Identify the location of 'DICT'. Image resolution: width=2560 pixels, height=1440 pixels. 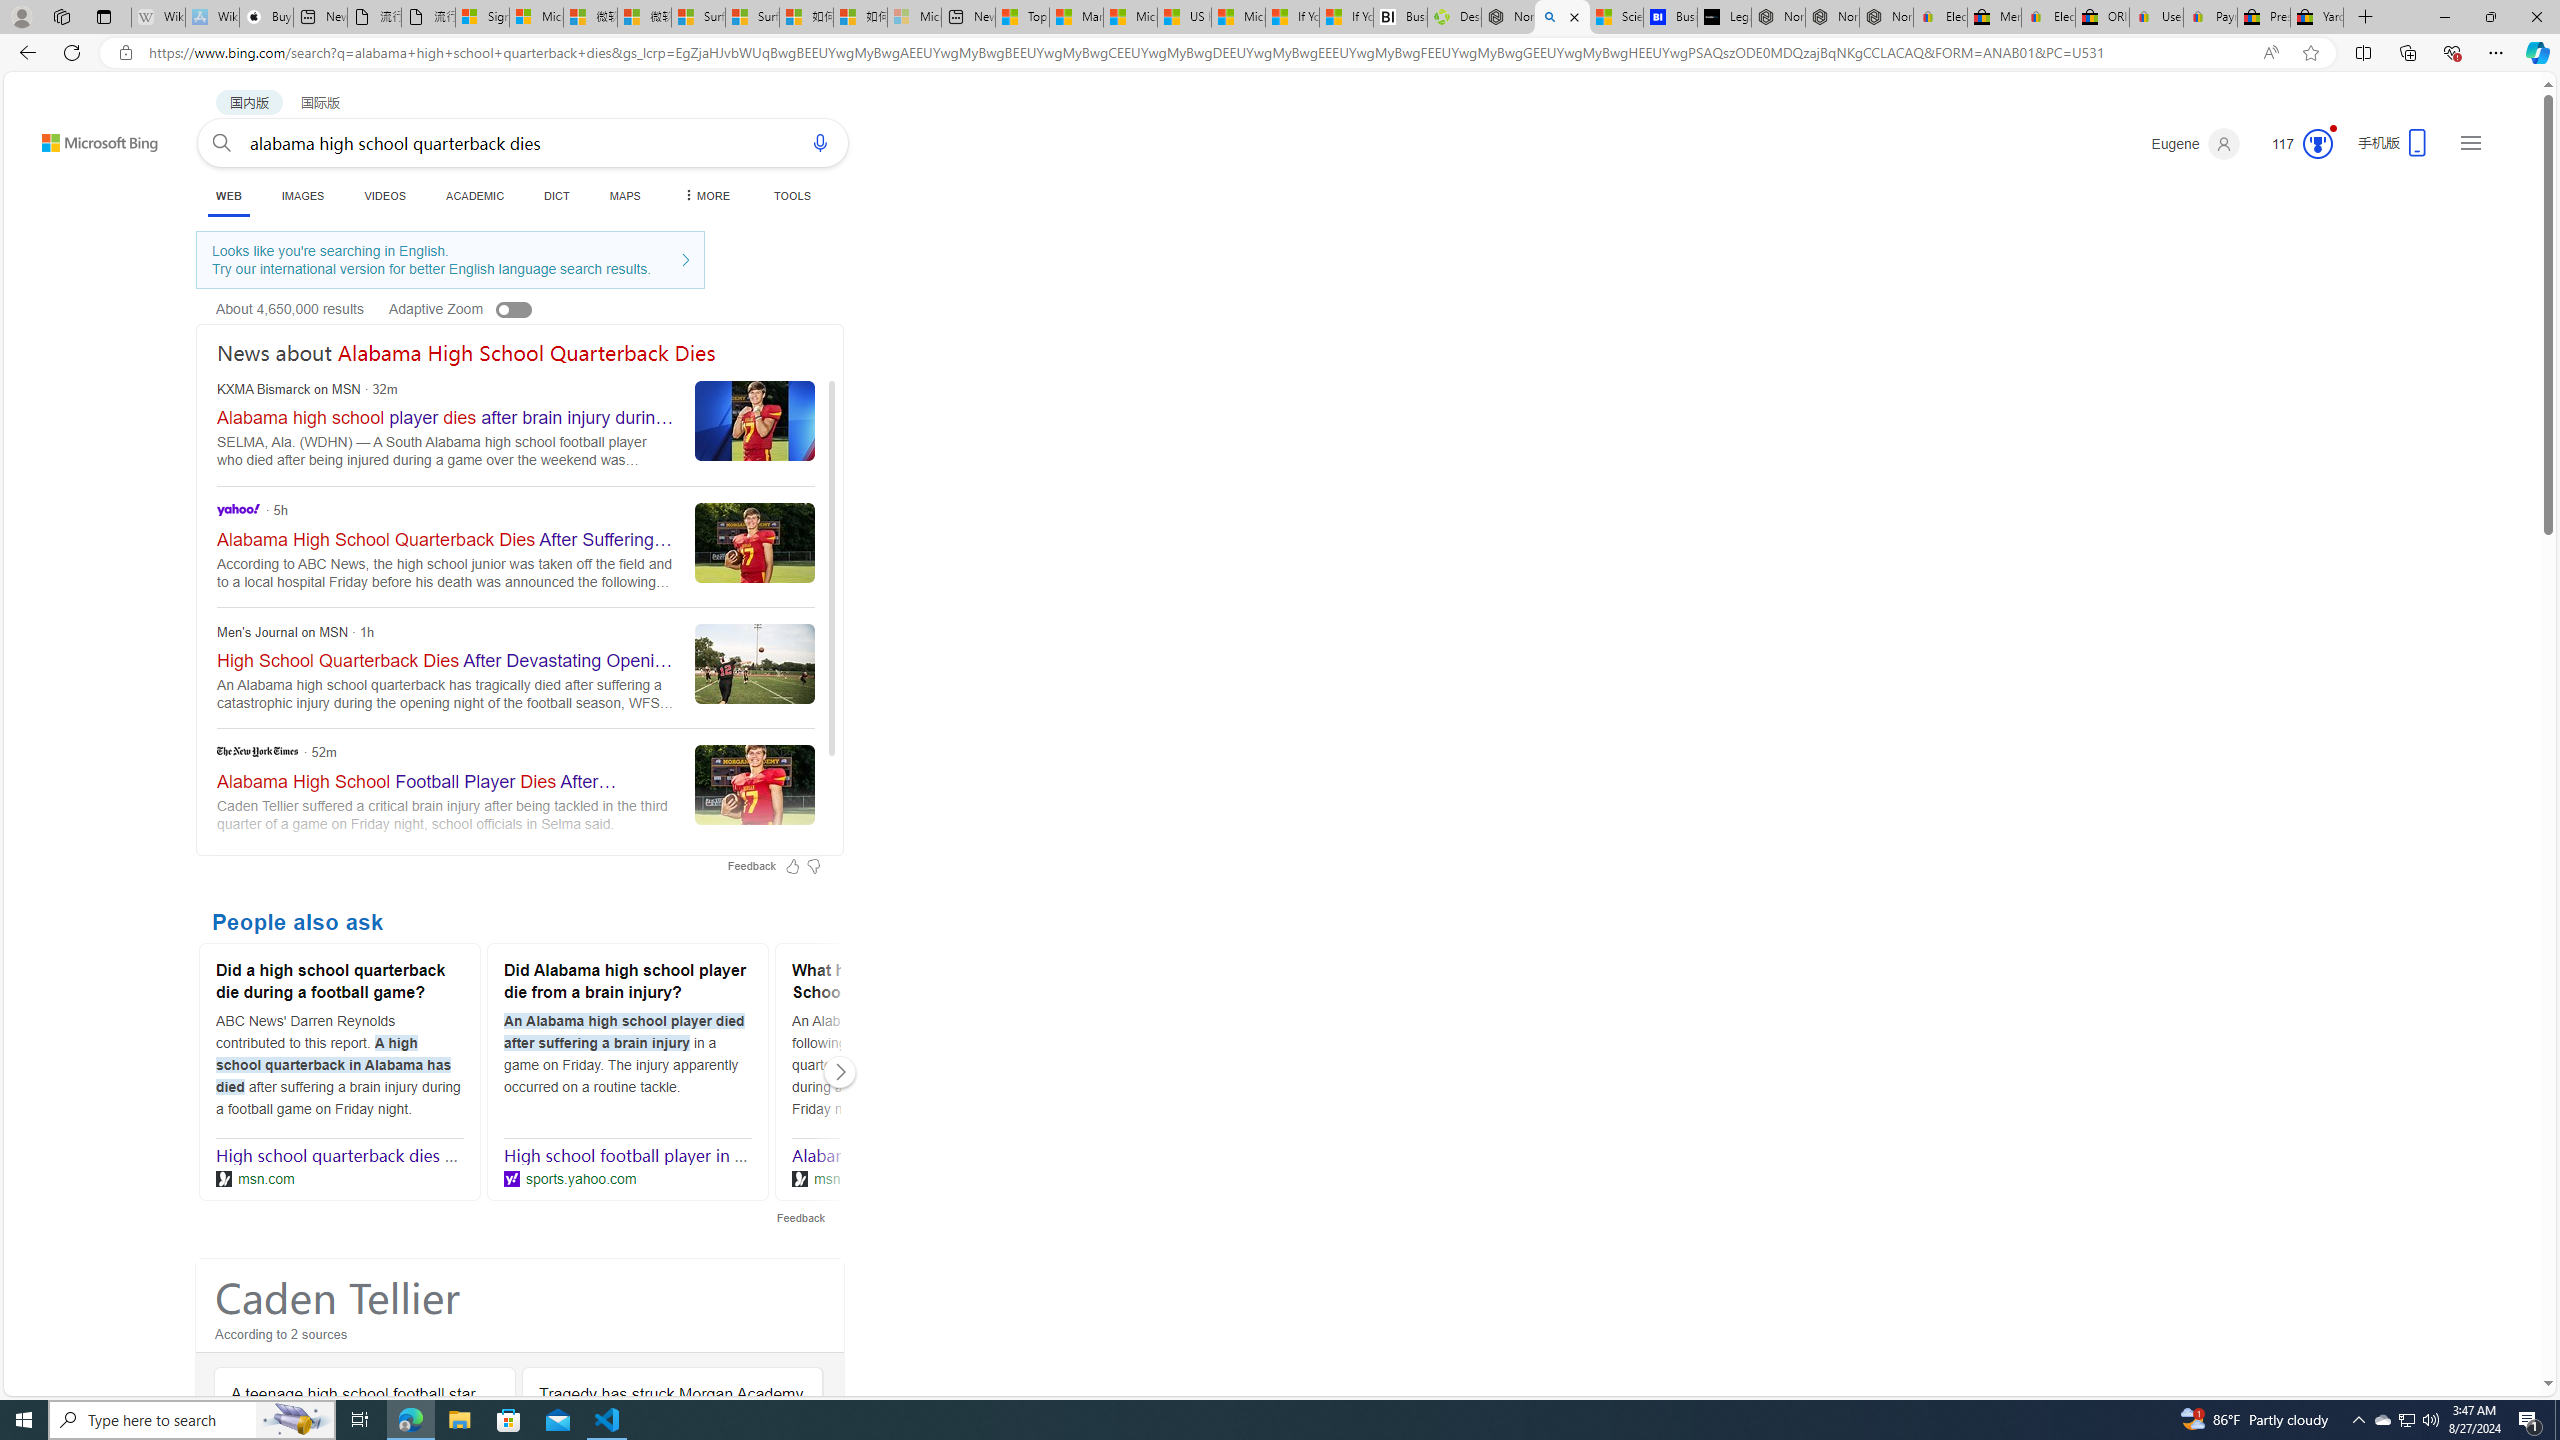
(555, 195).